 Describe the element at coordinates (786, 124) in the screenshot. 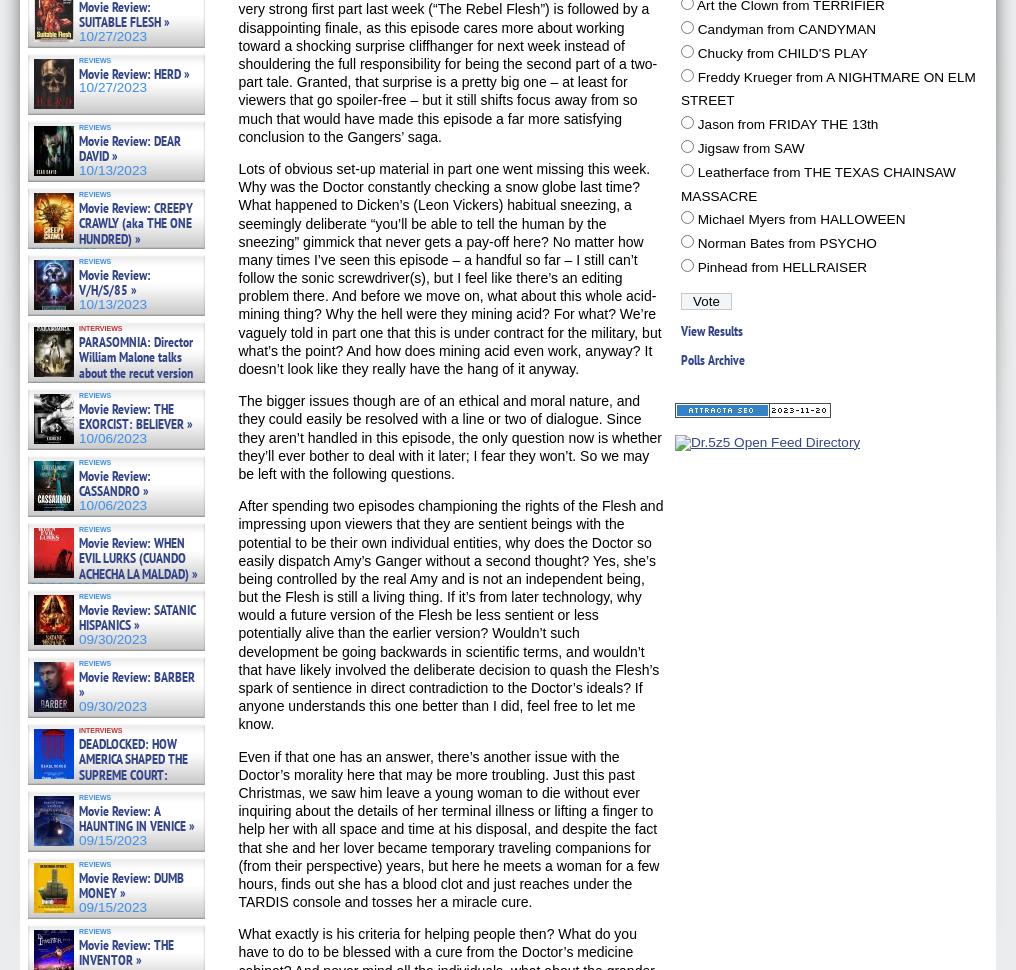

I see `'Jason from FRIDAY THE 13th'` at that location.